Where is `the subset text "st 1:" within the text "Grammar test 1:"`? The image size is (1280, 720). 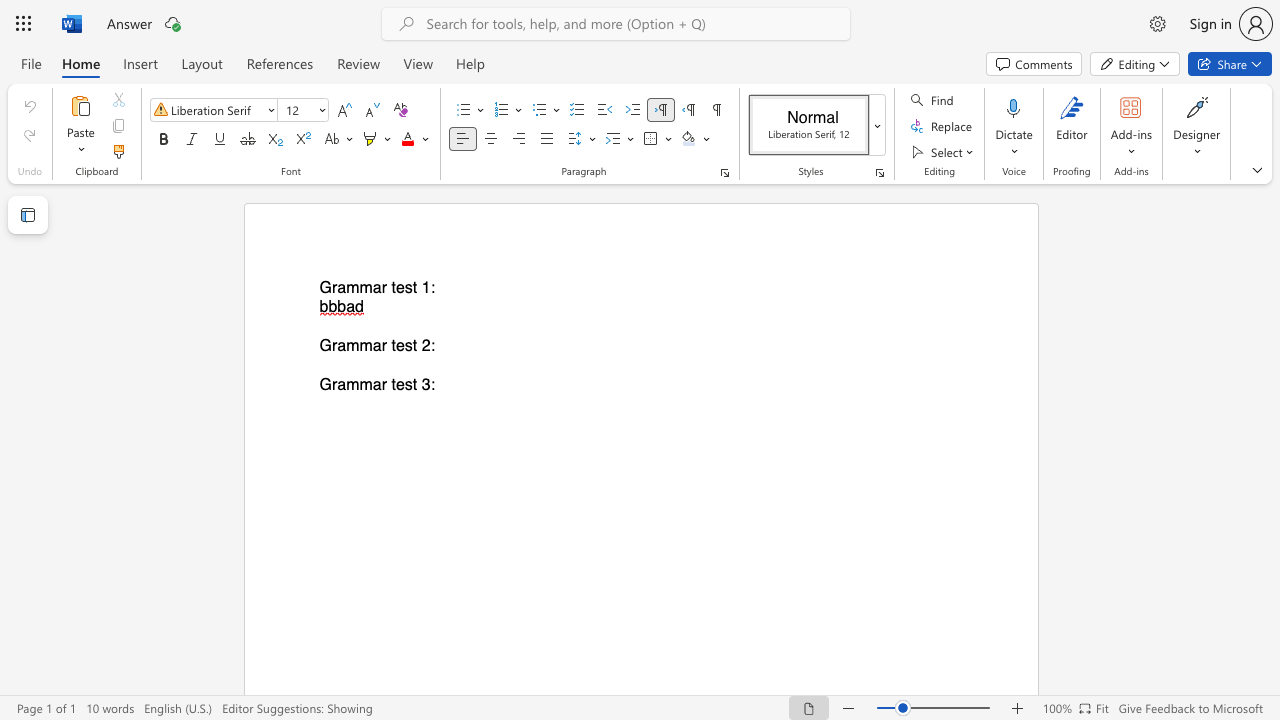 the subset text "st 1:" within the text "Grammar test 1:" is located at coordinates (403, 288).